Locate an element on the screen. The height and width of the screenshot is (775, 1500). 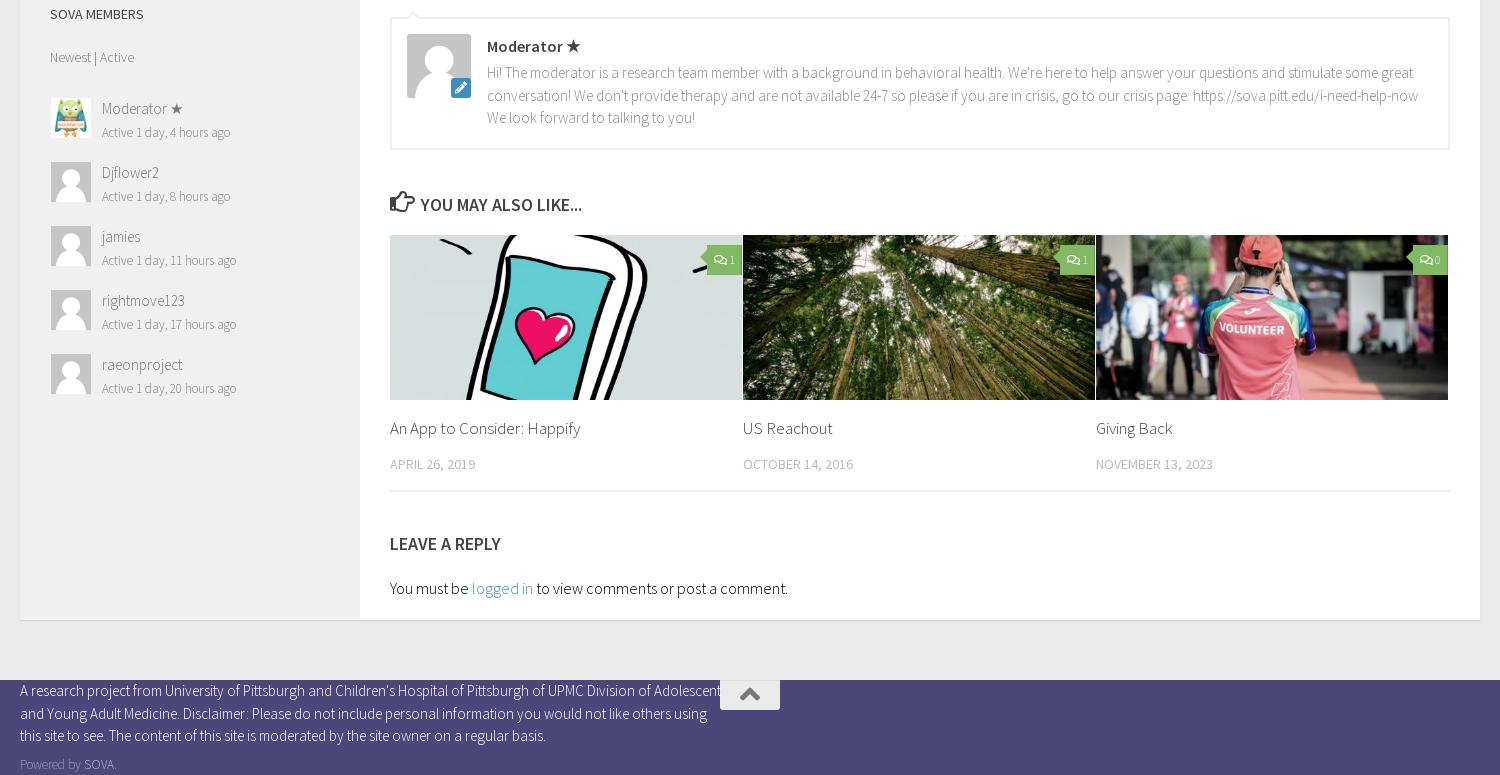
'|' is located at coordinates (93, 55).